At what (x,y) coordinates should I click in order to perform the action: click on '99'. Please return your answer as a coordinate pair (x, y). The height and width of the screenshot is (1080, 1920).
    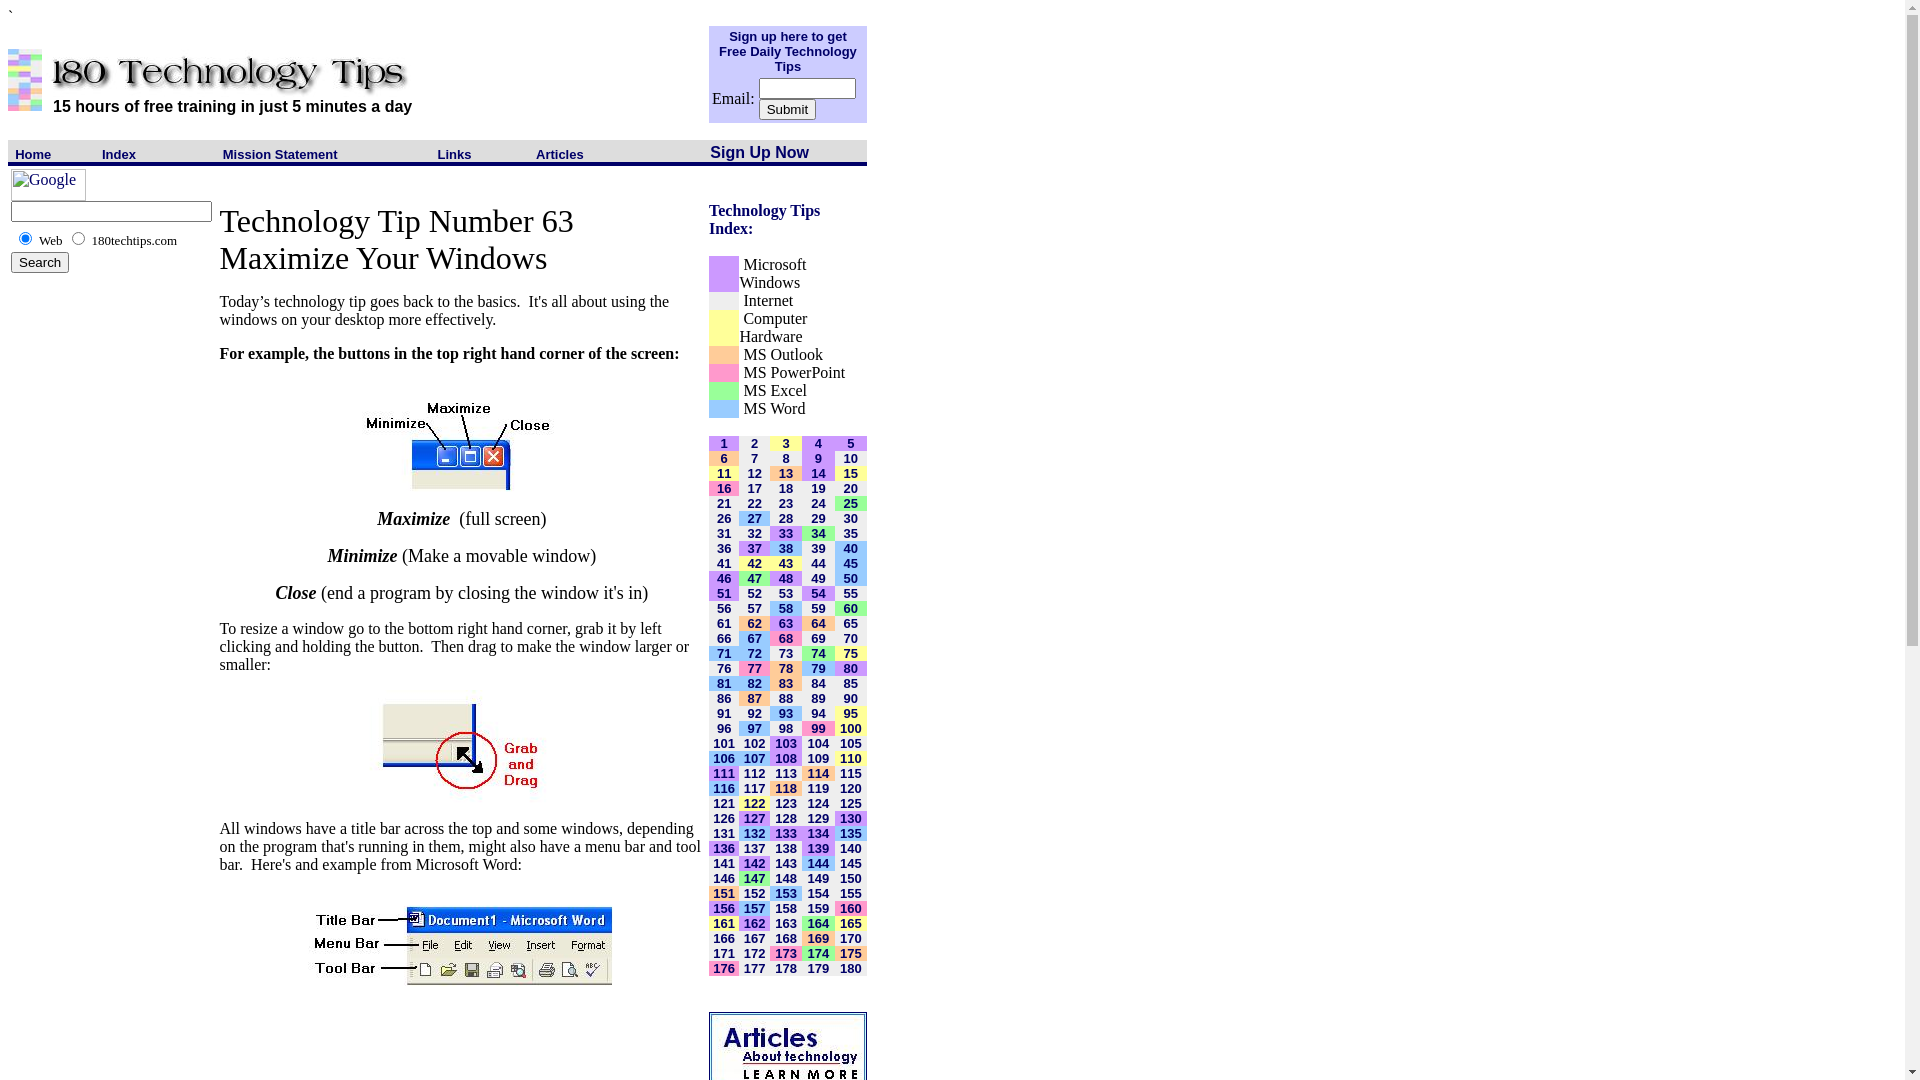
    Looking at the image, I should click on (817, 727).